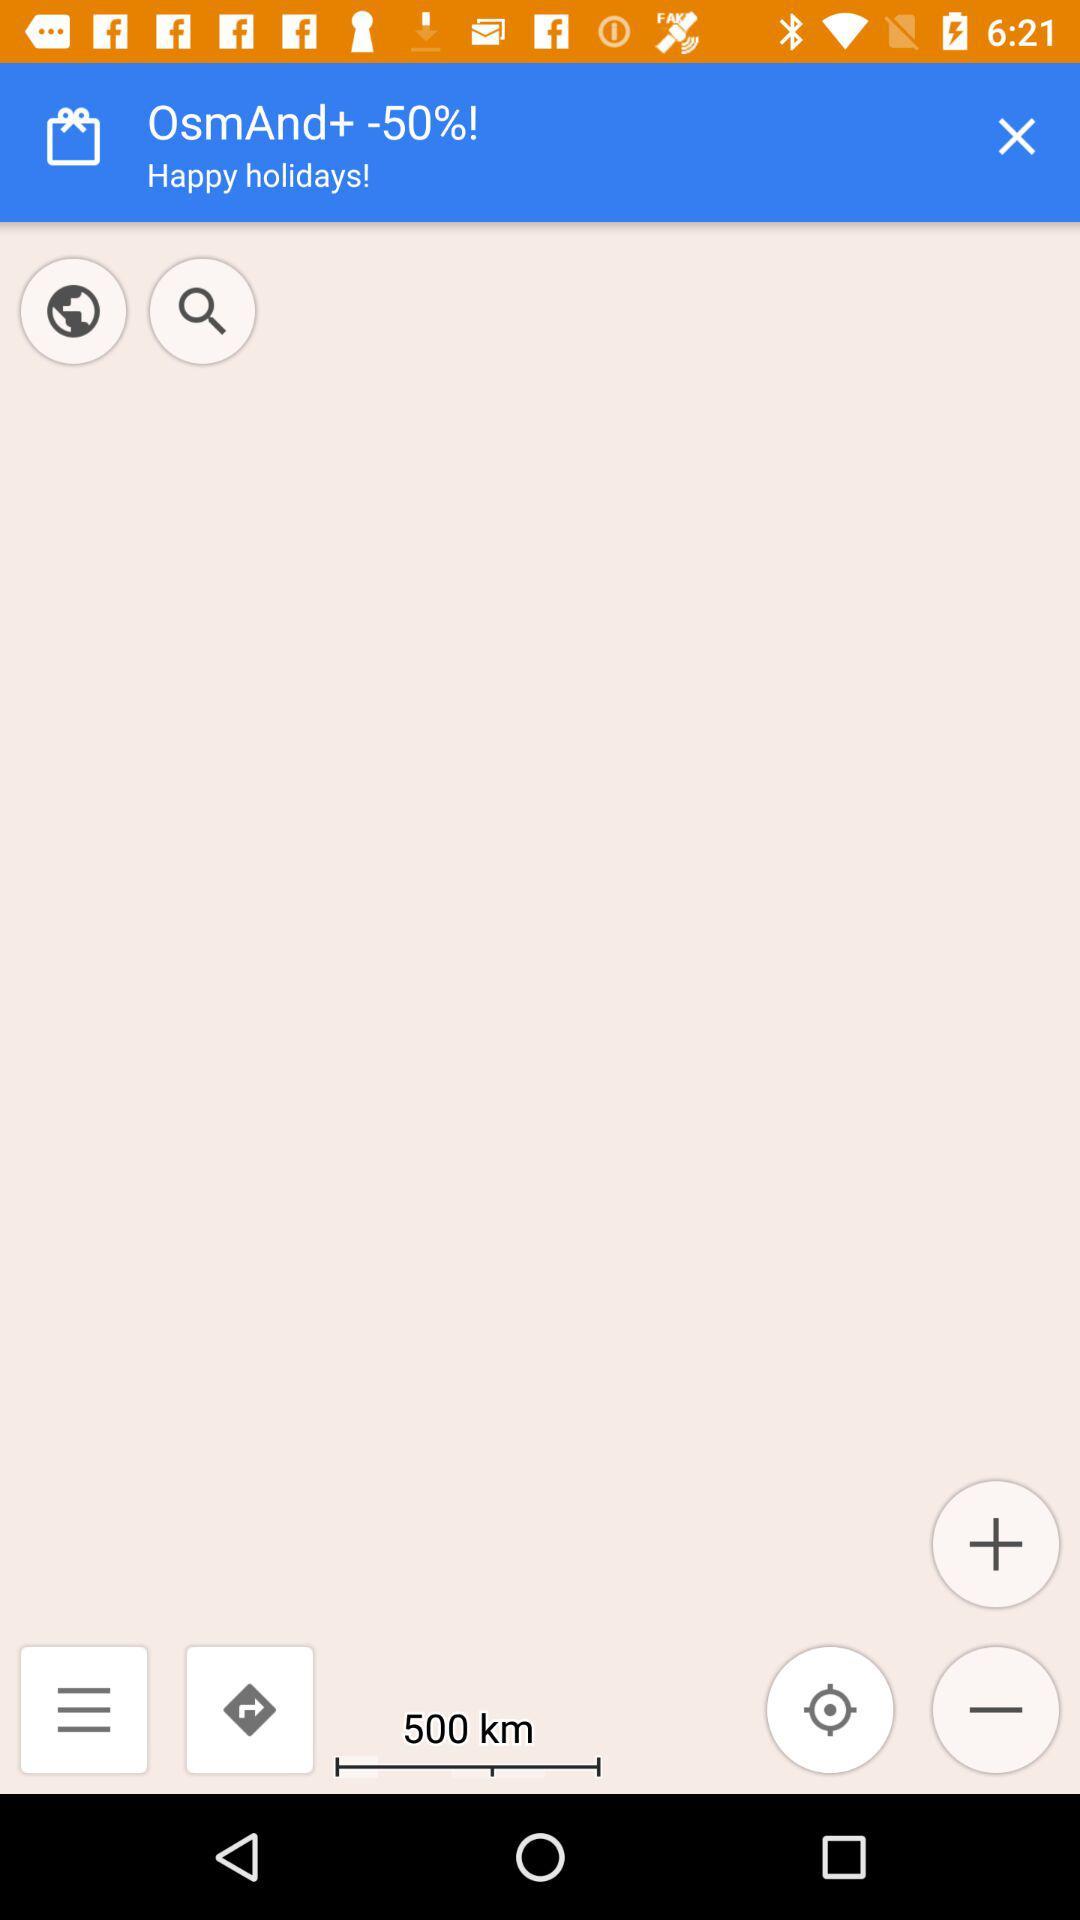 The width and height of the screenshot is (1080, 1920). What do you see at coordinates (830, 1708) in the screenshot?
I see `the location_crosshair icon` at bounding box center [830, 1708].